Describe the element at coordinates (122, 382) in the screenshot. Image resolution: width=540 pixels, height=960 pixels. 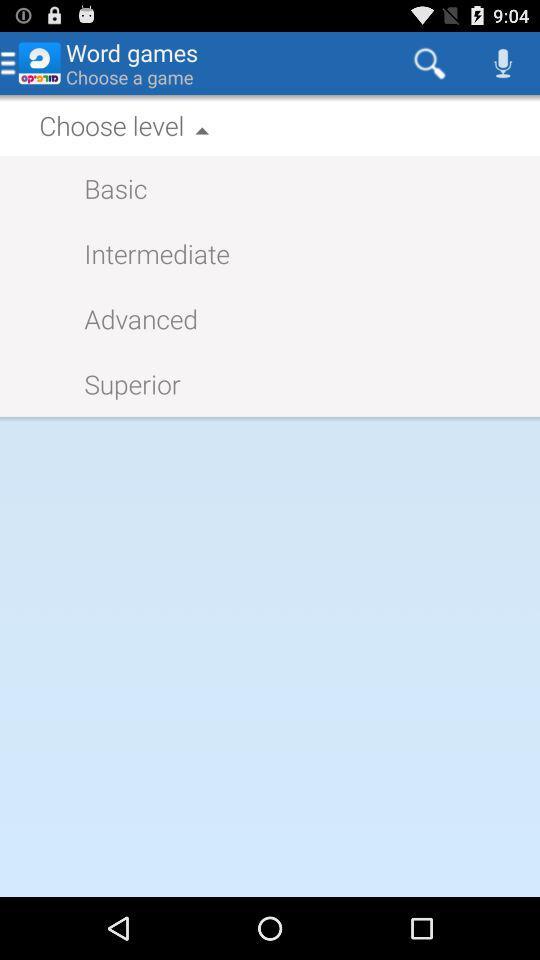
I see `item below the advanced app` at that location.